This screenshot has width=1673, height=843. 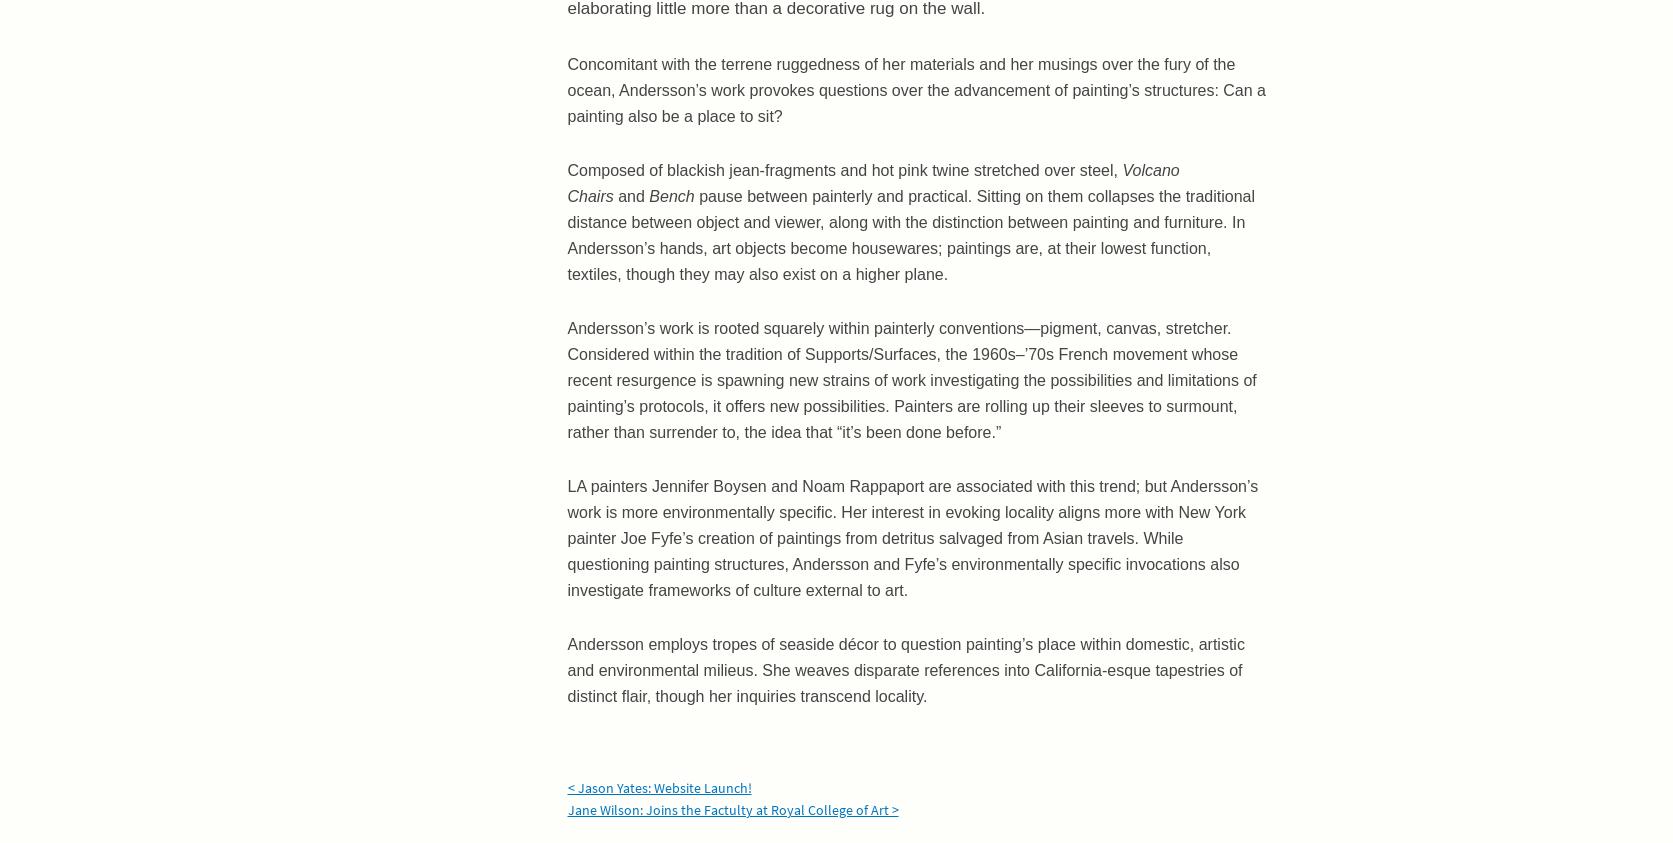 I want to click on 'Andersson employs tropes of seaside décor to question painting’s place within domestic, artistic and environmental milieus. She weaves disparate references into California-esque tapestries of distinct flair, though her inquiries transcend locality.', so click(x=904, y=668).